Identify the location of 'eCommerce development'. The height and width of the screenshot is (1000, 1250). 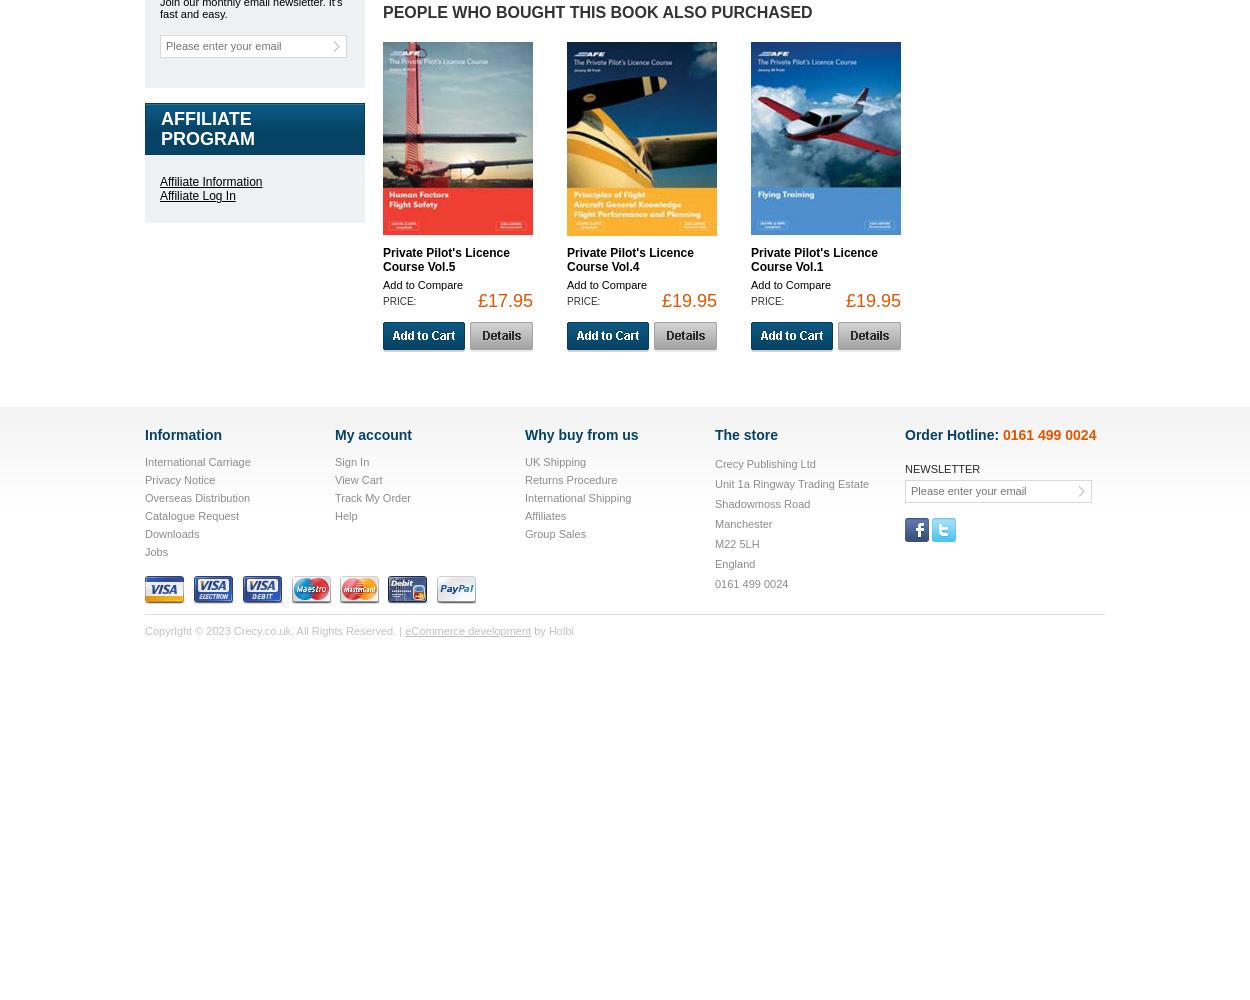
(467, 631).